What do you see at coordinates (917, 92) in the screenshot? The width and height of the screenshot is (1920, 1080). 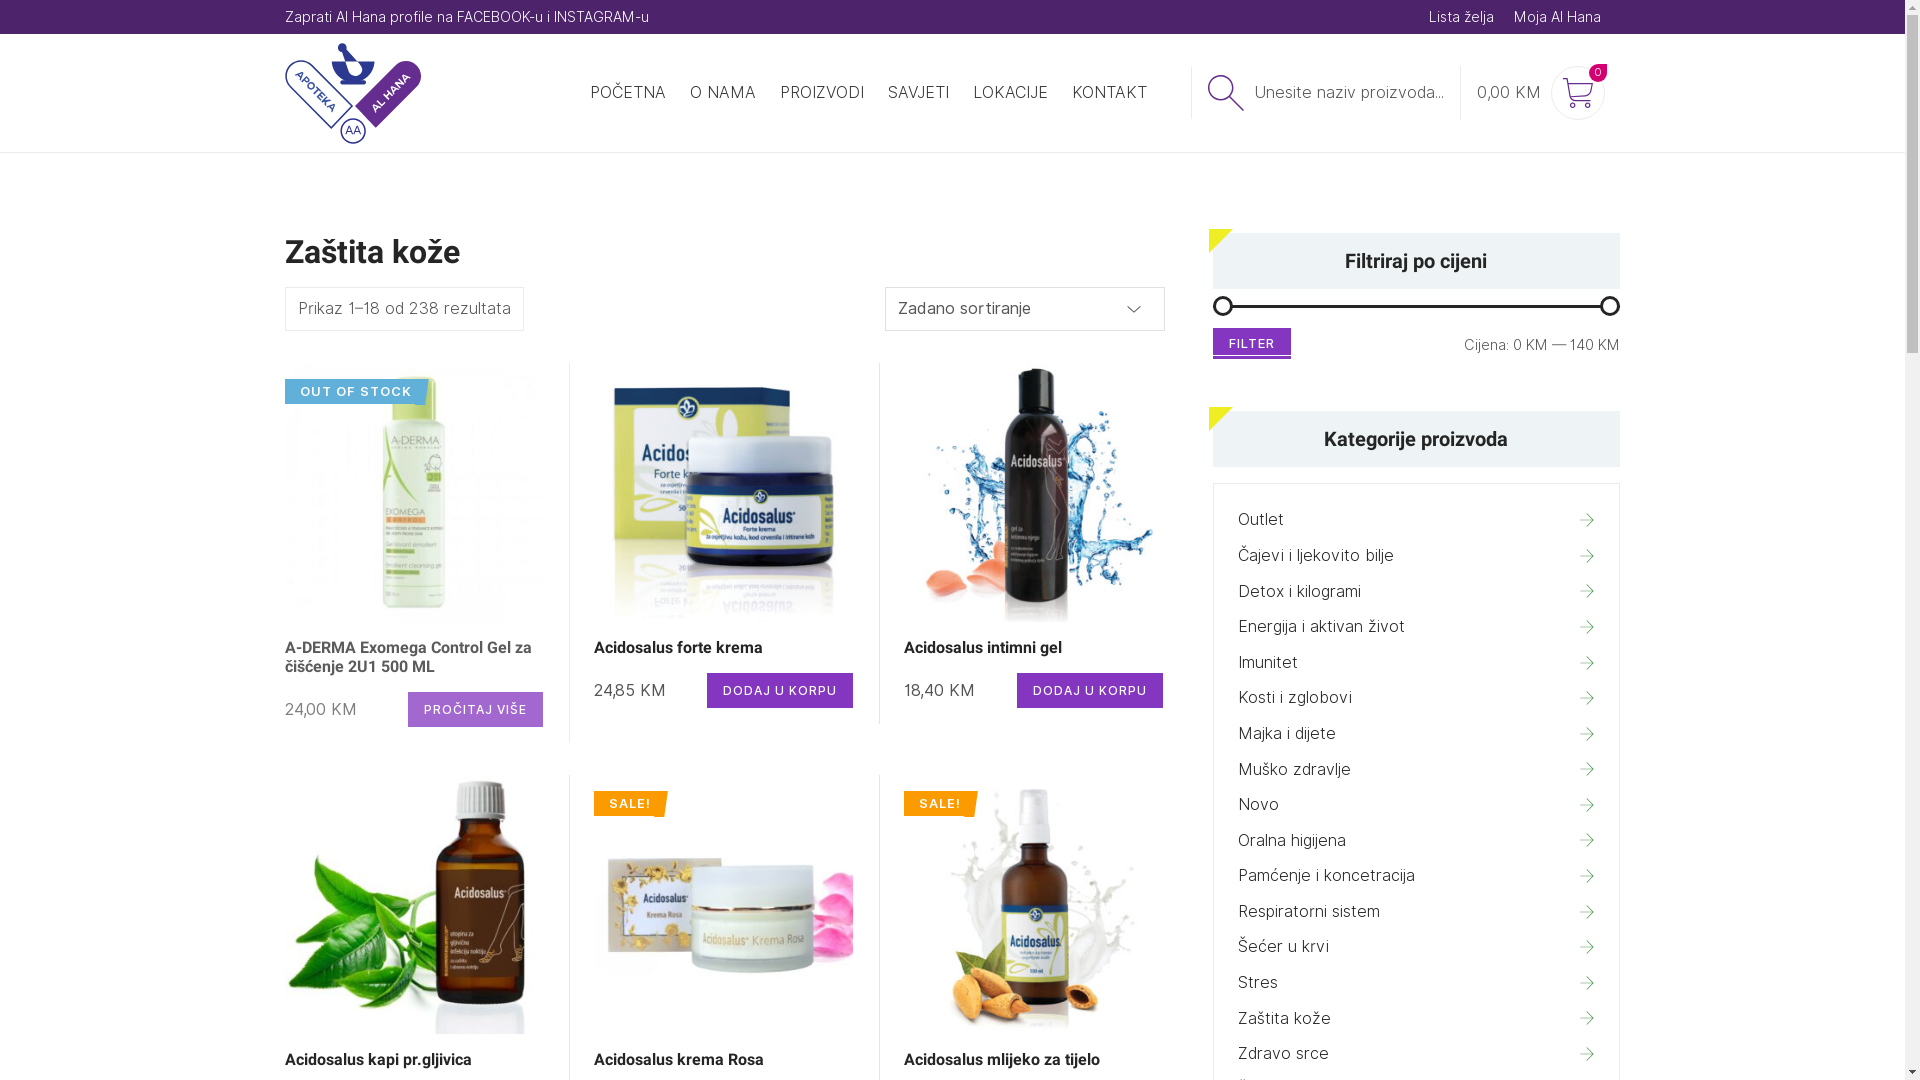 I see `'SAVJETI'` at bounding box center [917, 92].